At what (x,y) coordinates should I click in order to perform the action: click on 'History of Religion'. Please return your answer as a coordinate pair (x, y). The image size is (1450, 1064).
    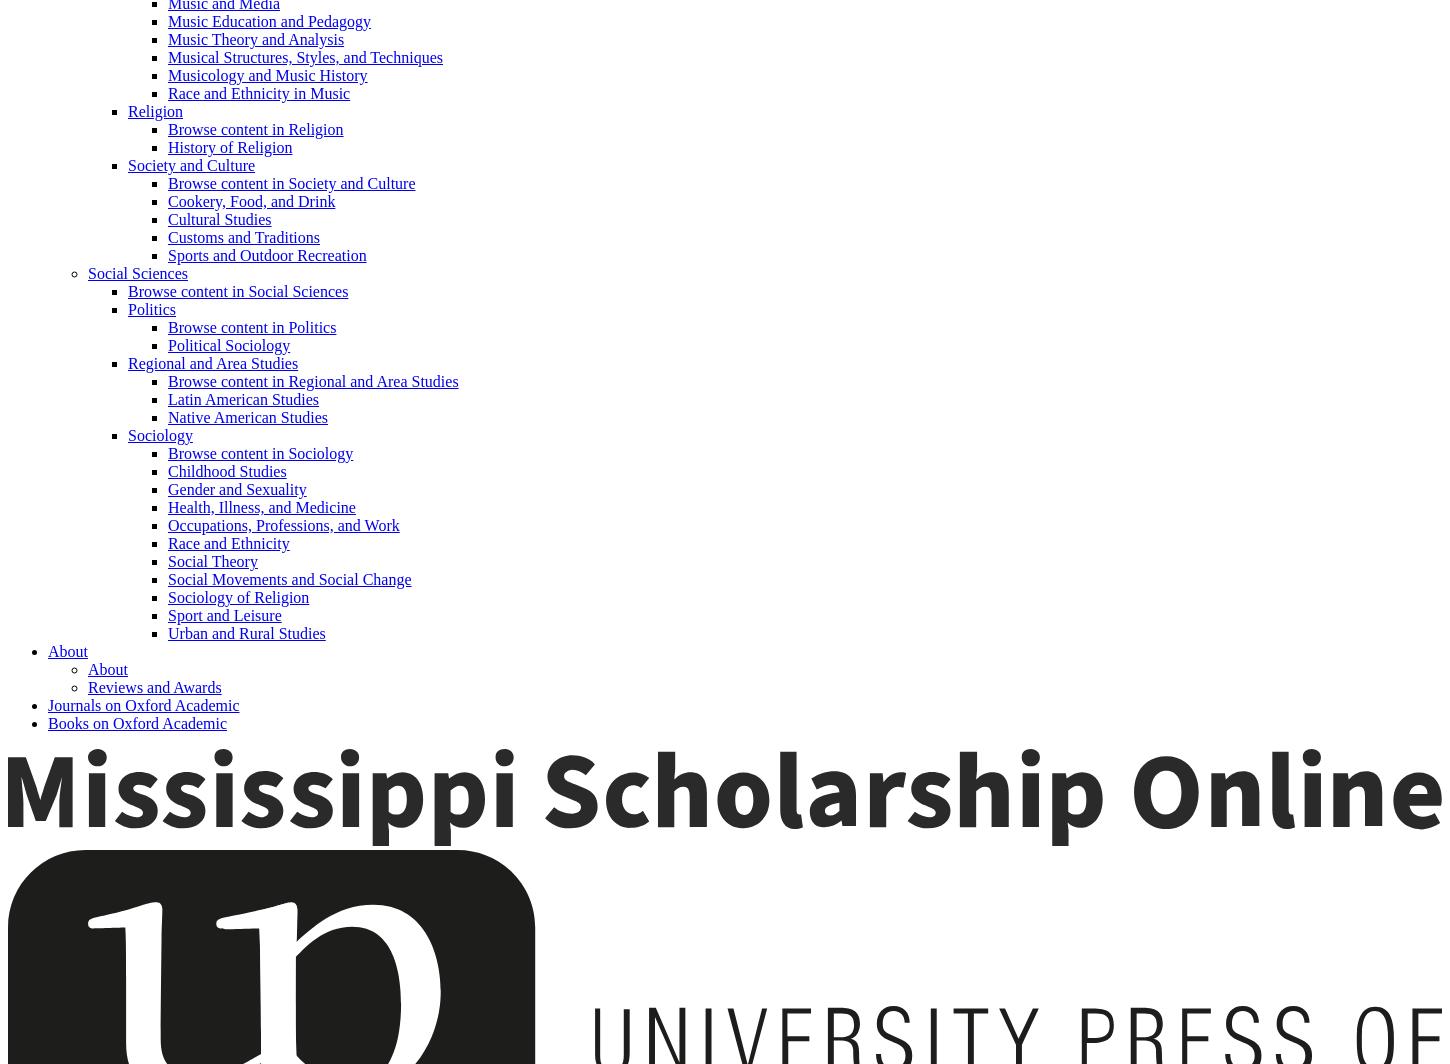
    Looking at the image, I should click on (228, 147).